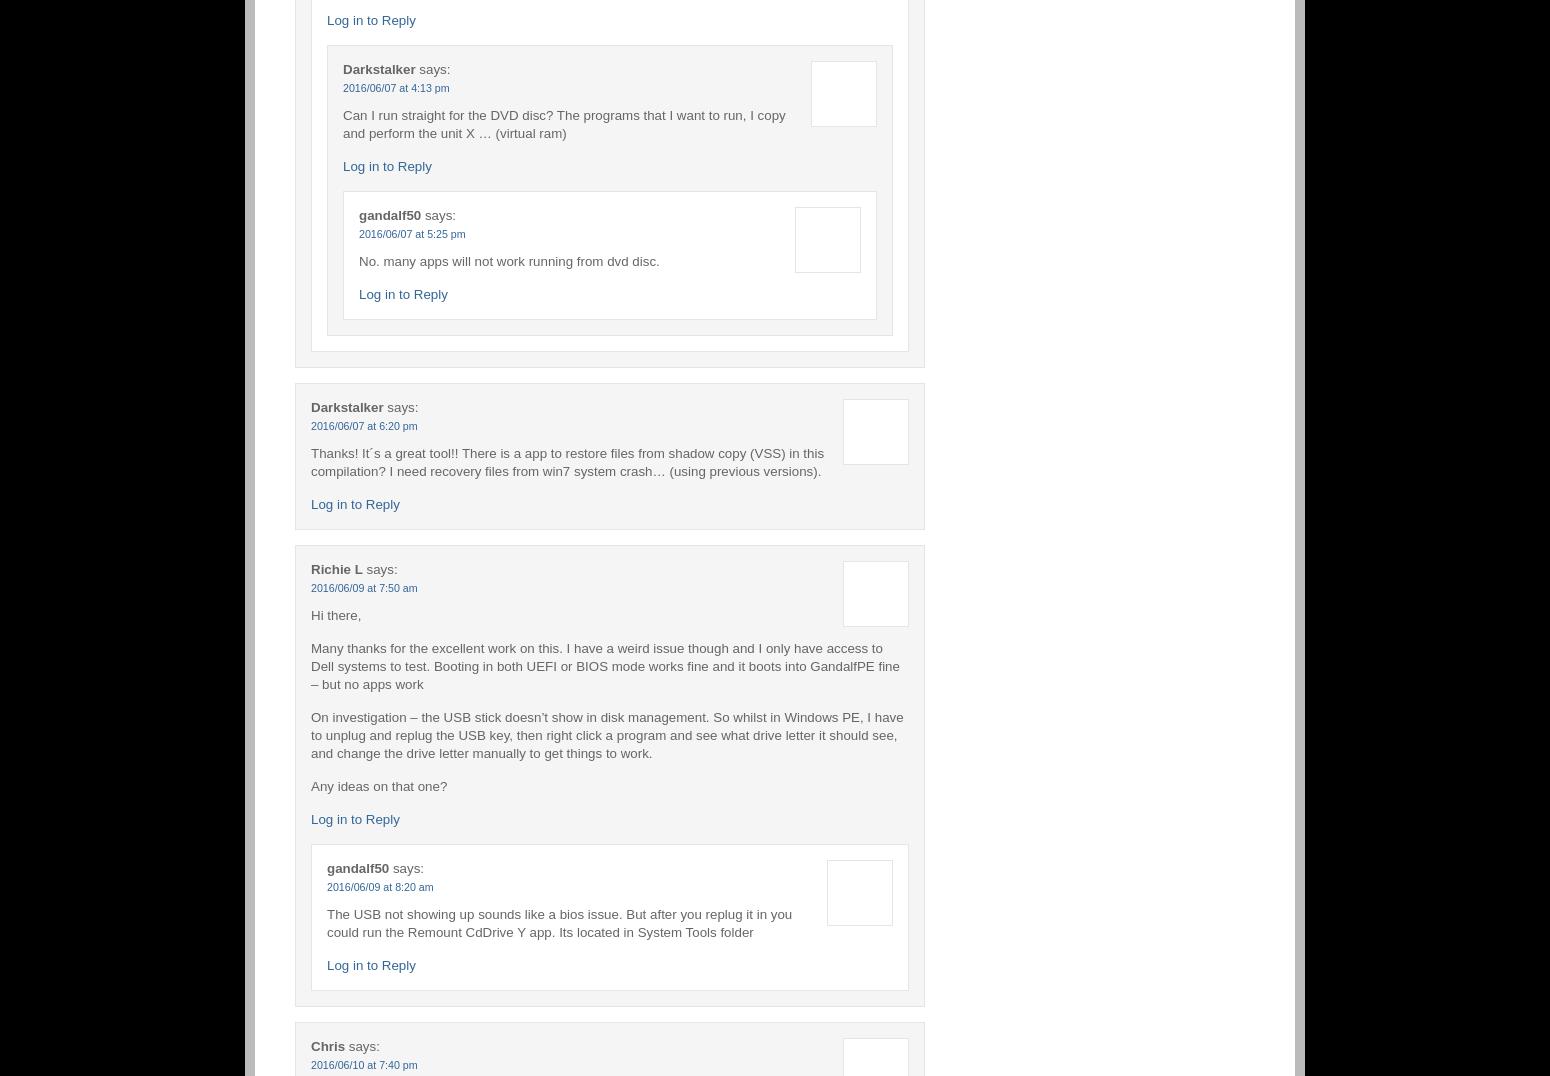  I want to click on '2016/06/10 at 7:40 pm', so click(362, 1063).